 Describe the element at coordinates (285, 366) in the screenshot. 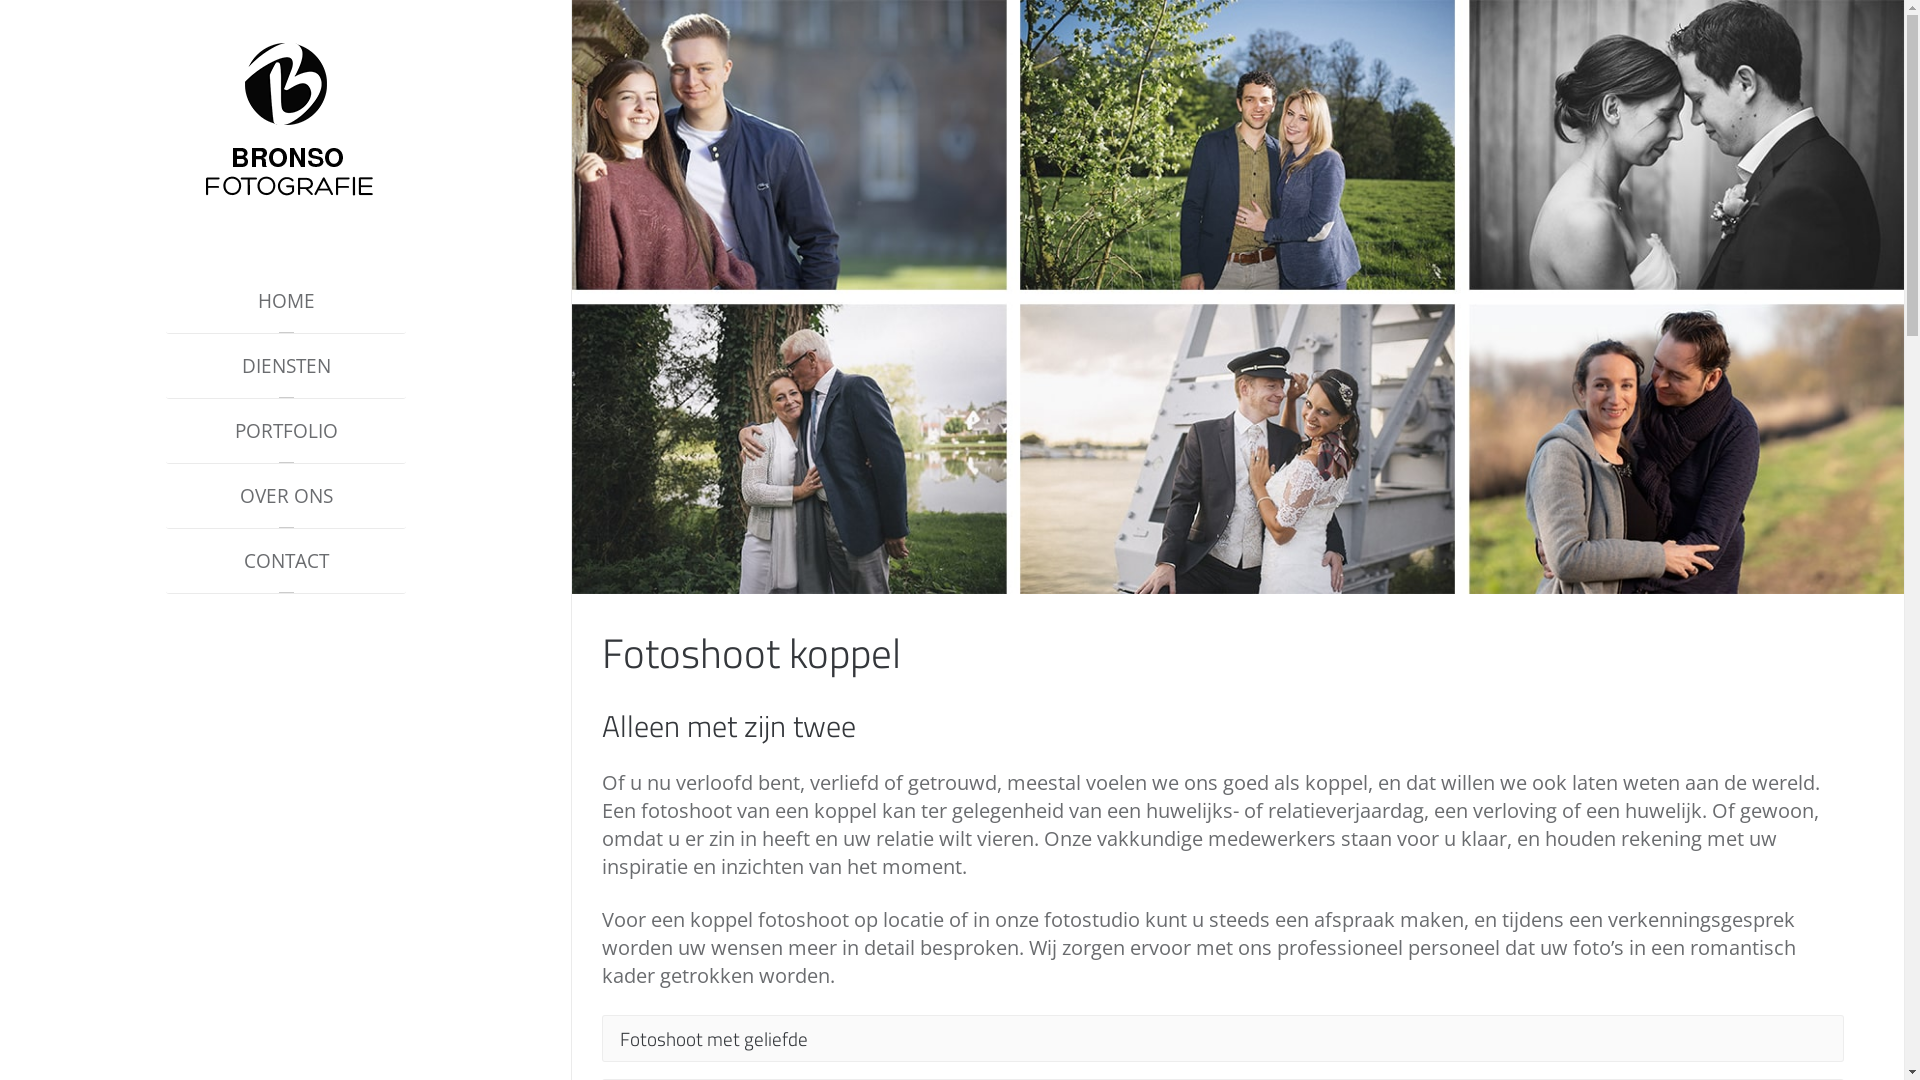

I see `'DIENSTEN'` at that location.